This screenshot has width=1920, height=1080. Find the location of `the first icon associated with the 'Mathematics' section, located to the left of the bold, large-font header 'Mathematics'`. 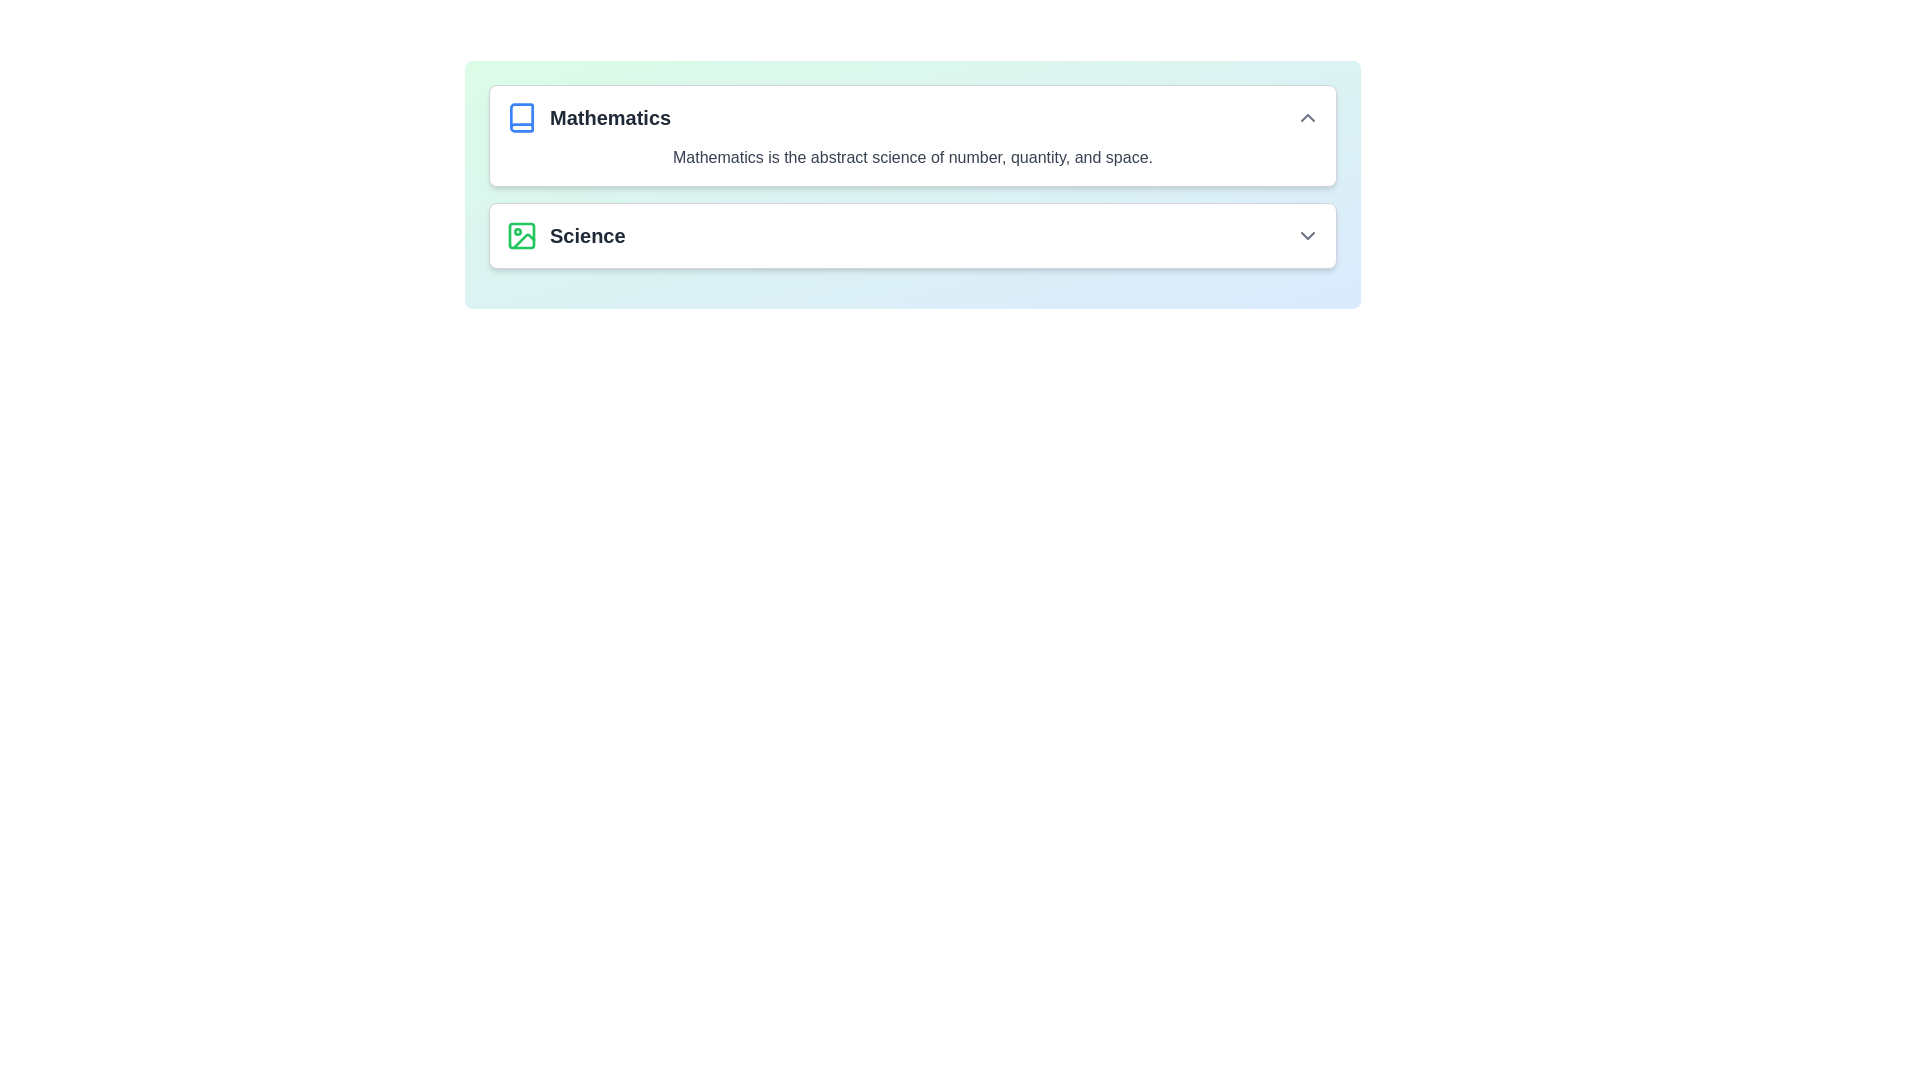

the first icon associated with the 'Mathematics' section, located to the left of the bold, large-font header 'Mathematics' is located at coordinates (522, 118).